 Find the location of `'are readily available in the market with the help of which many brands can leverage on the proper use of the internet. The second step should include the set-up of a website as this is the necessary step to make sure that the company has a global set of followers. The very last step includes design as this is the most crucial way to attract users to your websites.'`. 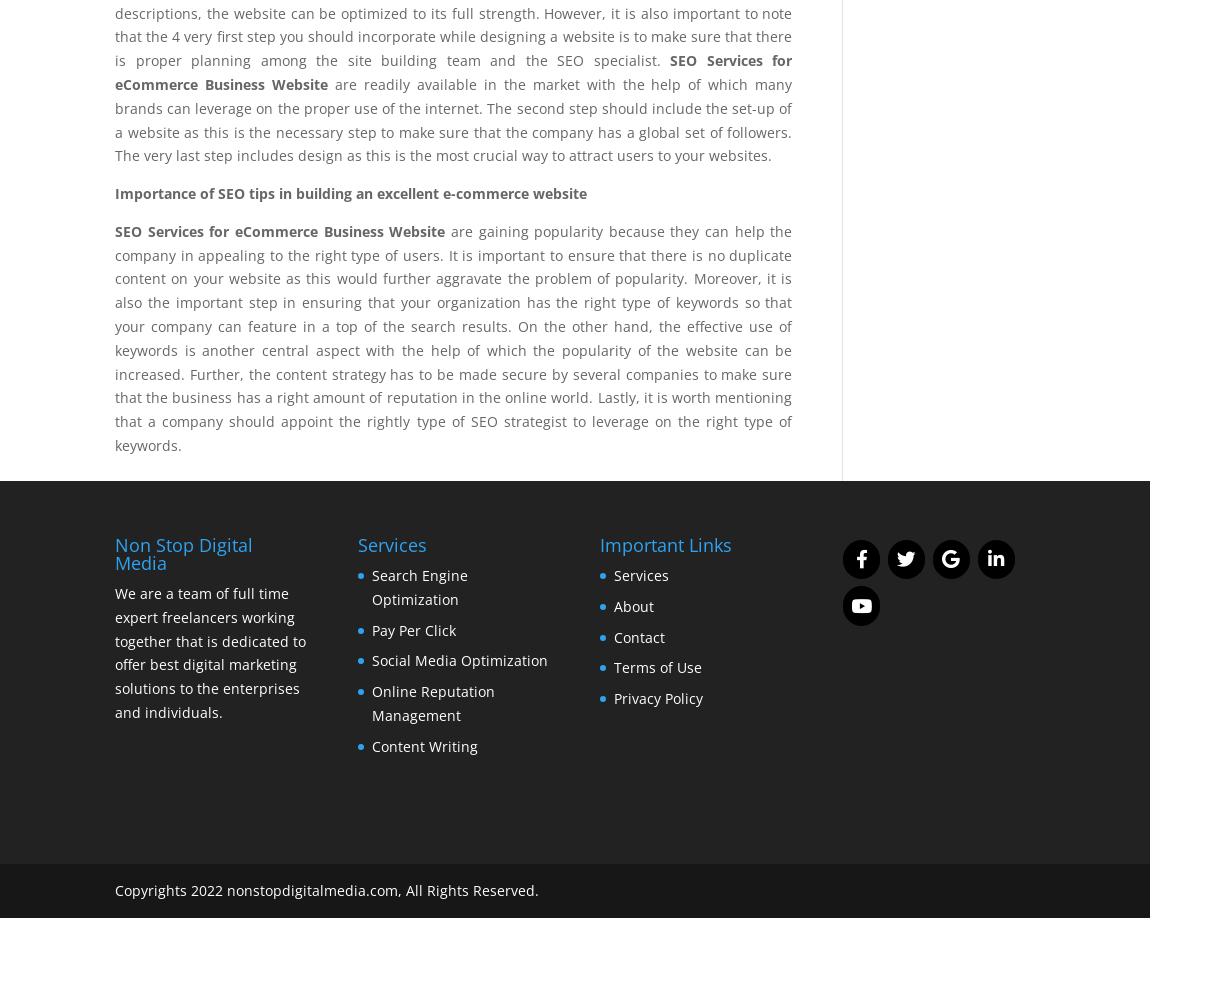

'are readily available in the market with the help of which many brands can leverage on the proper use of the internet. The second step should include the set-up of a website as this is the necessary step to make sure that the company has a global set of followers. The very last step includes design as this is the most crucial way to attract users to your websites.' is located at coordinates (453, 118).